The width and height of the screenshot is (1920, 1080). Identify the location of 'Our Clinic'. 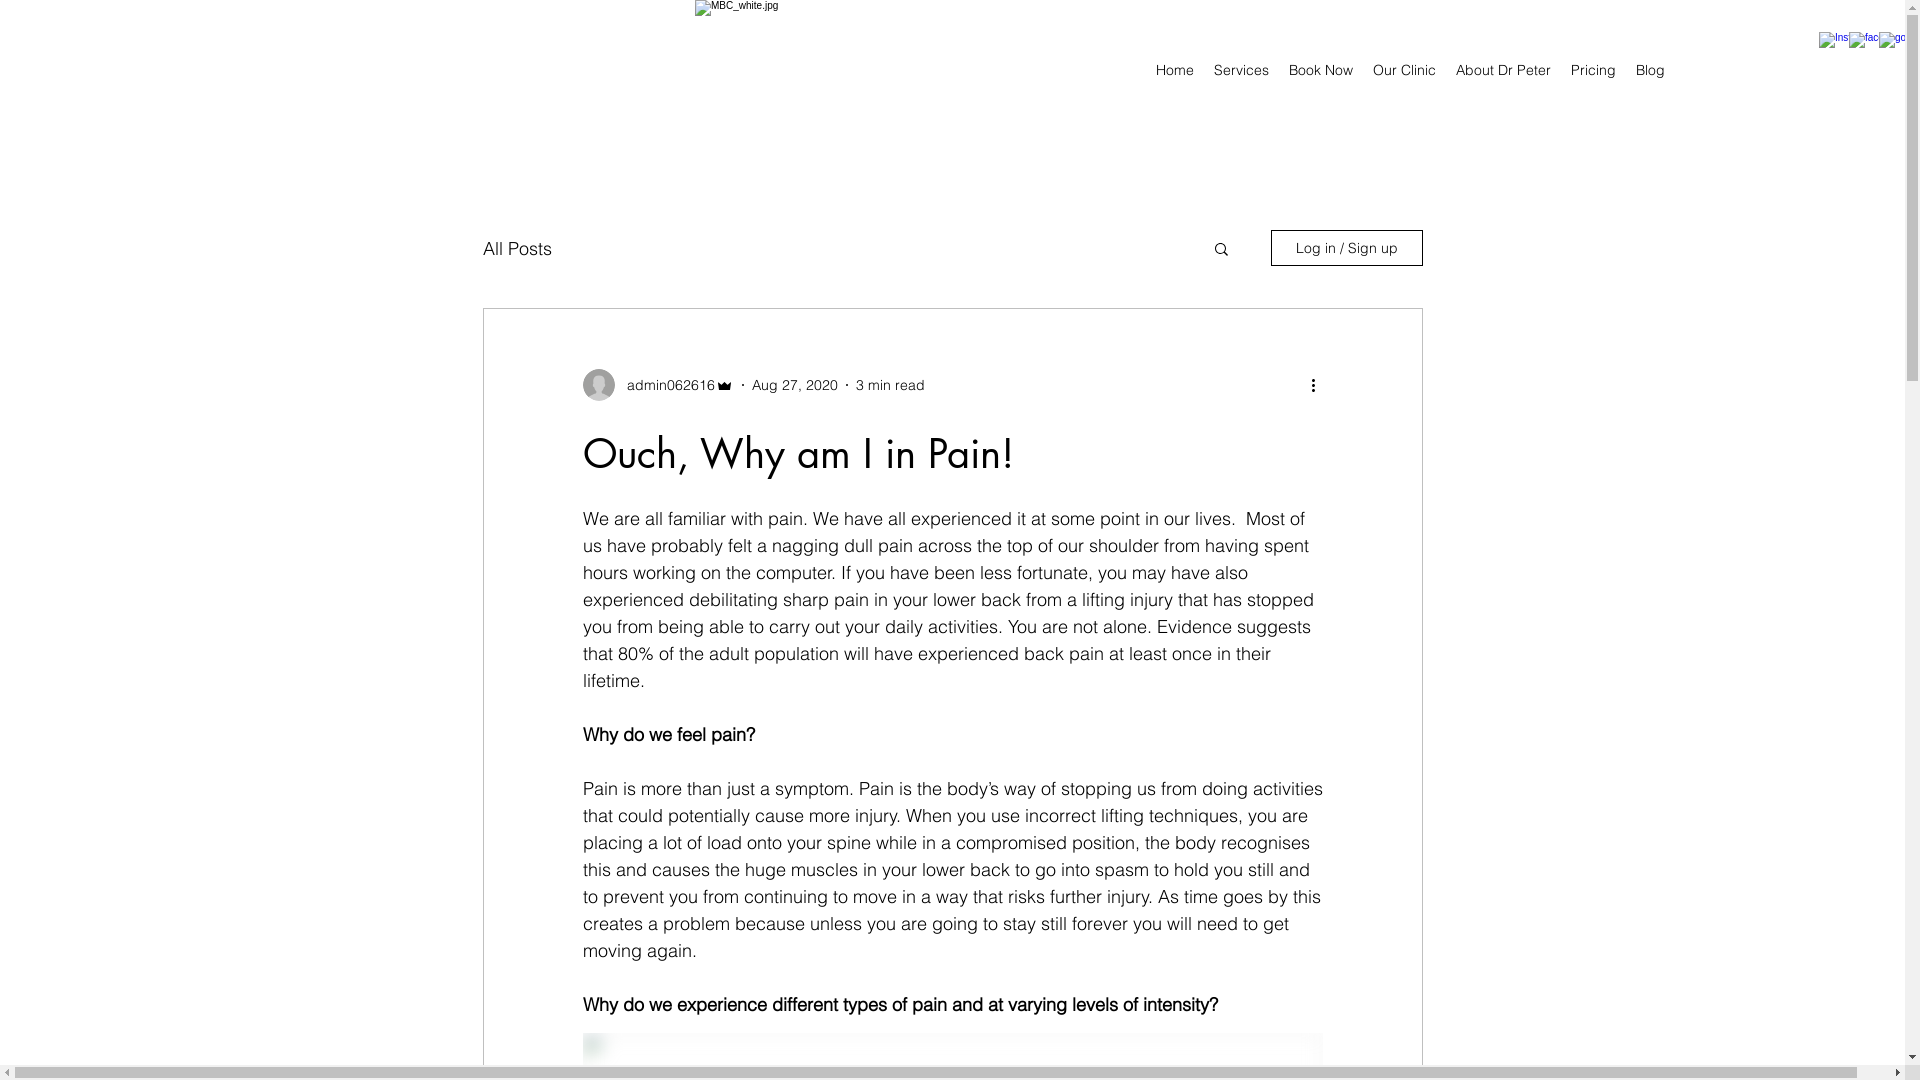
(1403, 68).